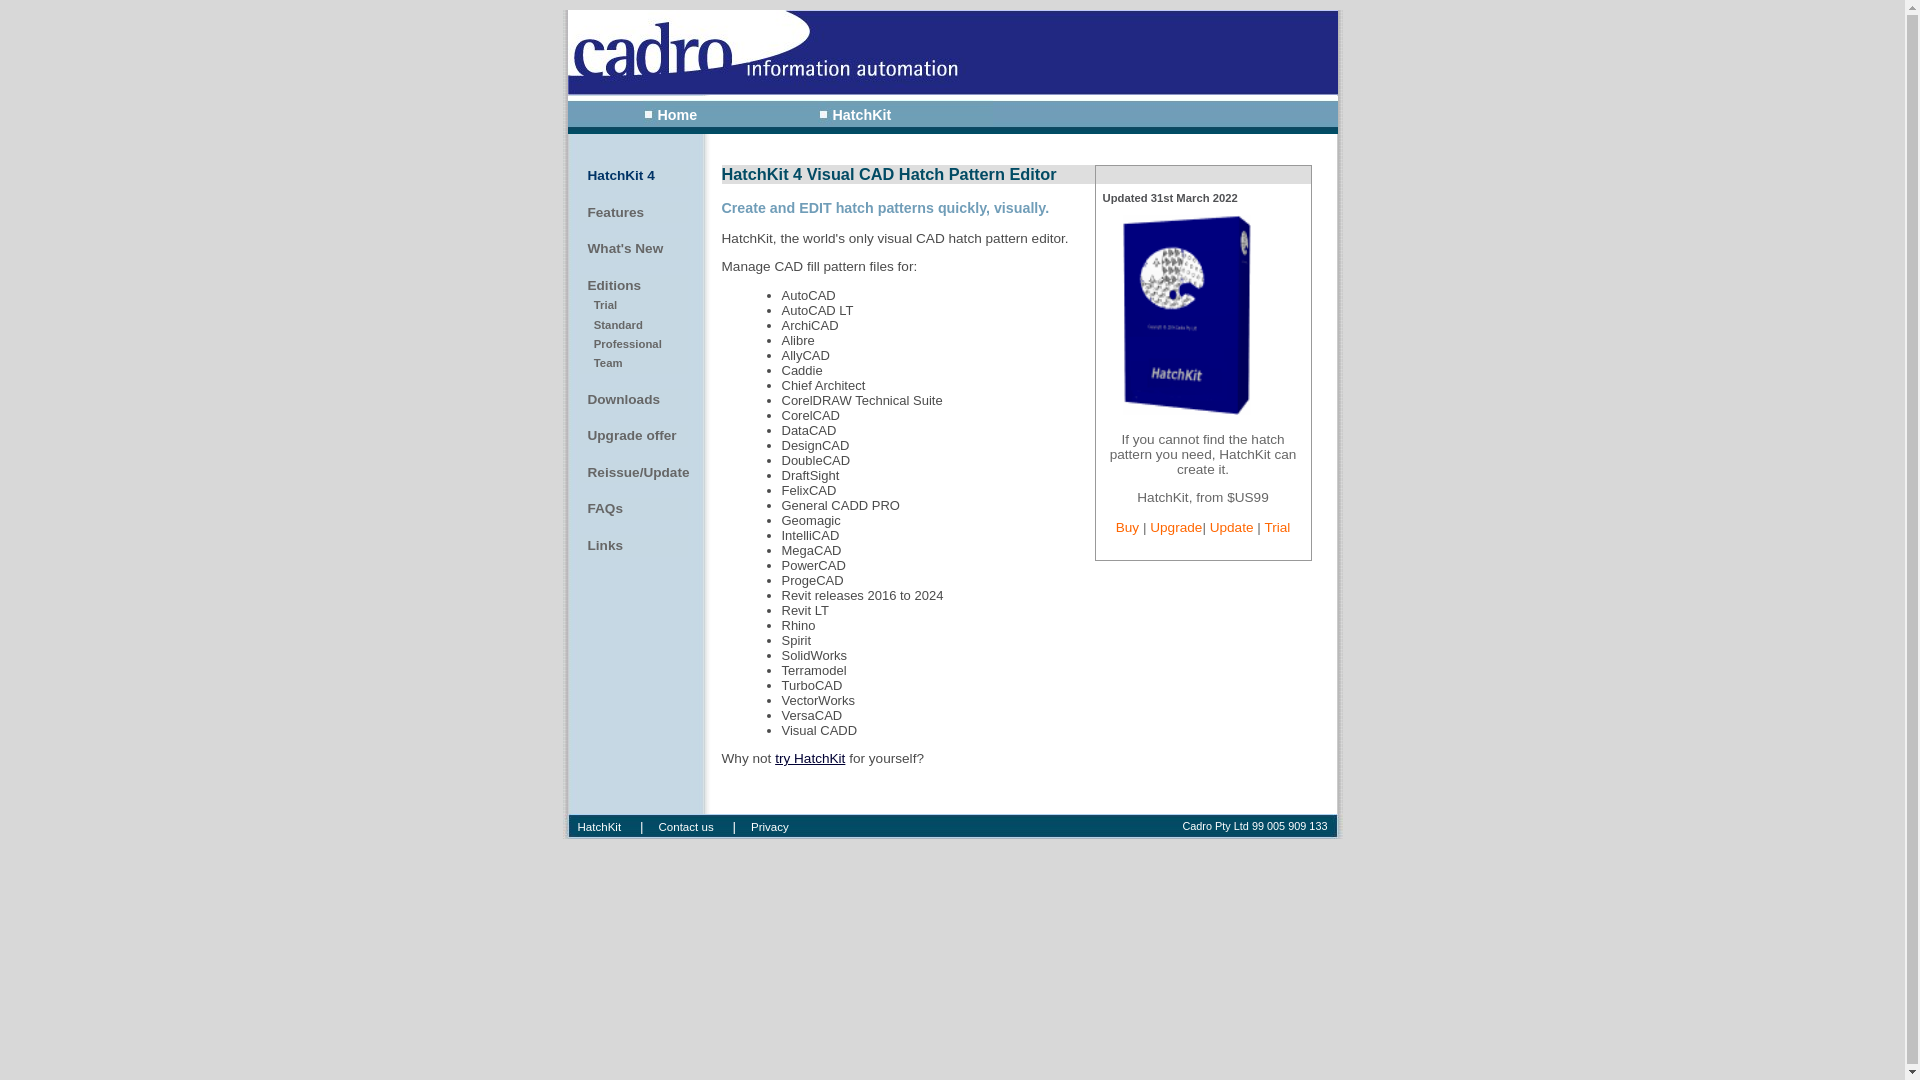  I want to click on 'FAQs', so click(576, 508).